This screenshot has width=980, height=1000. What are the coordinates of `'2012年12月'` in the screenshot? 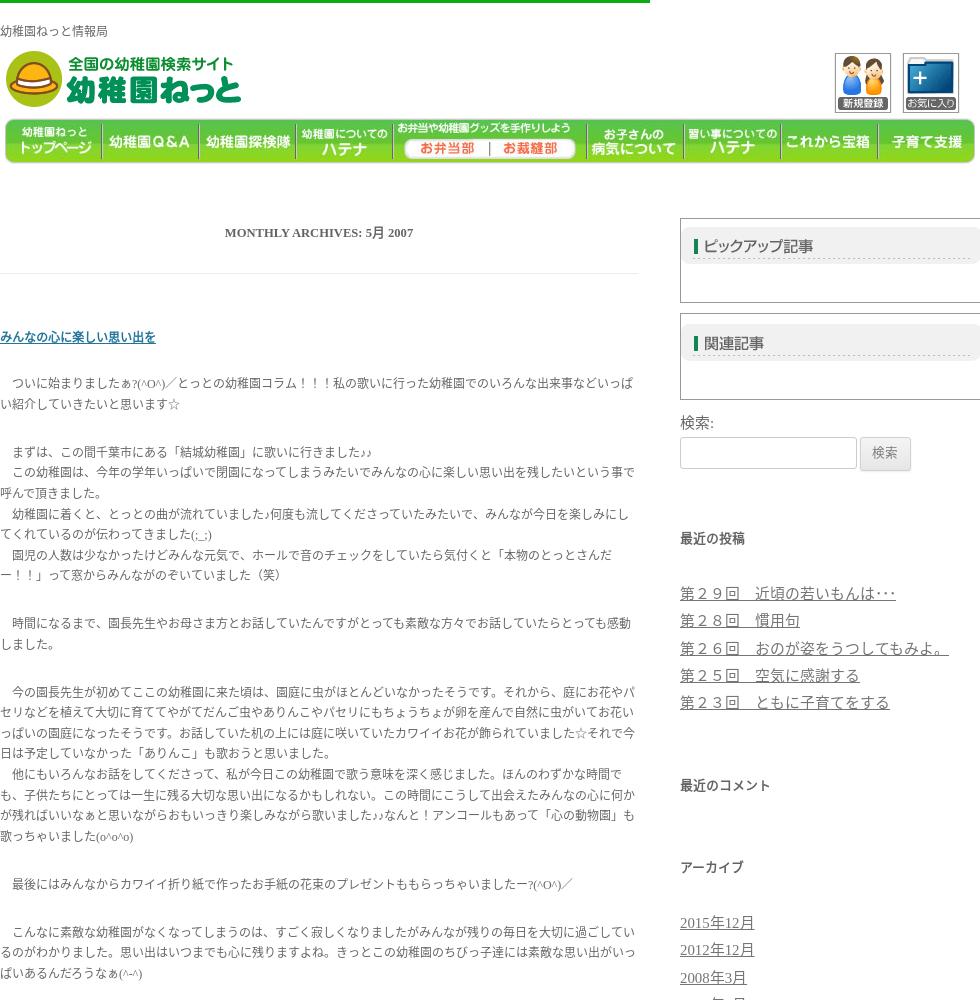 It's located at (716, 949).